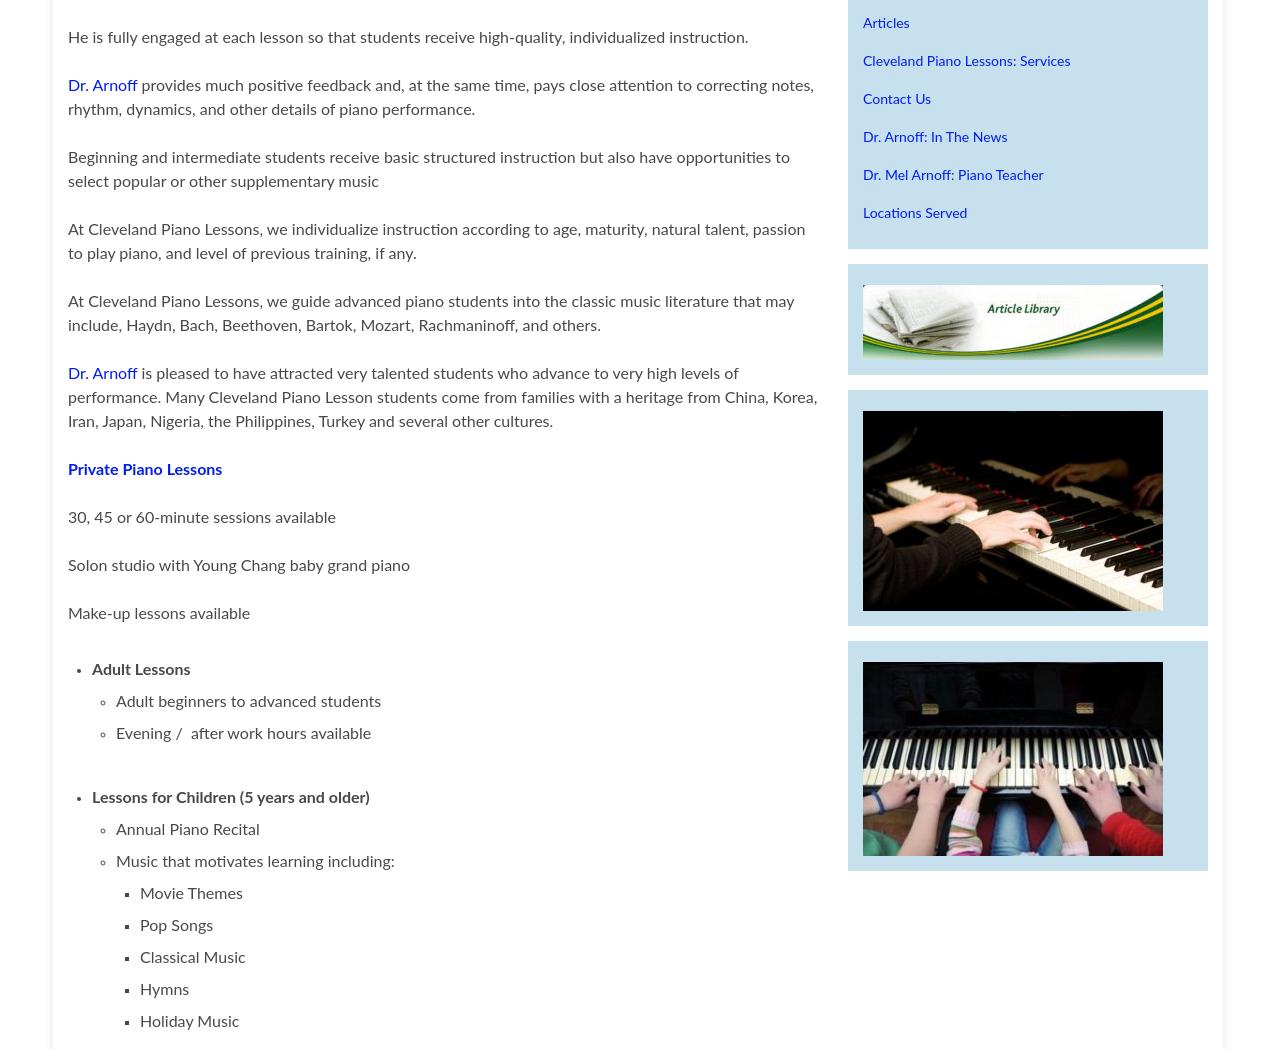 The width and height of the screenshot is (1276, 1049). Describe the element at coordinates (140, 668) in the screenshot. I see `'Adult Lessons'` at that location.